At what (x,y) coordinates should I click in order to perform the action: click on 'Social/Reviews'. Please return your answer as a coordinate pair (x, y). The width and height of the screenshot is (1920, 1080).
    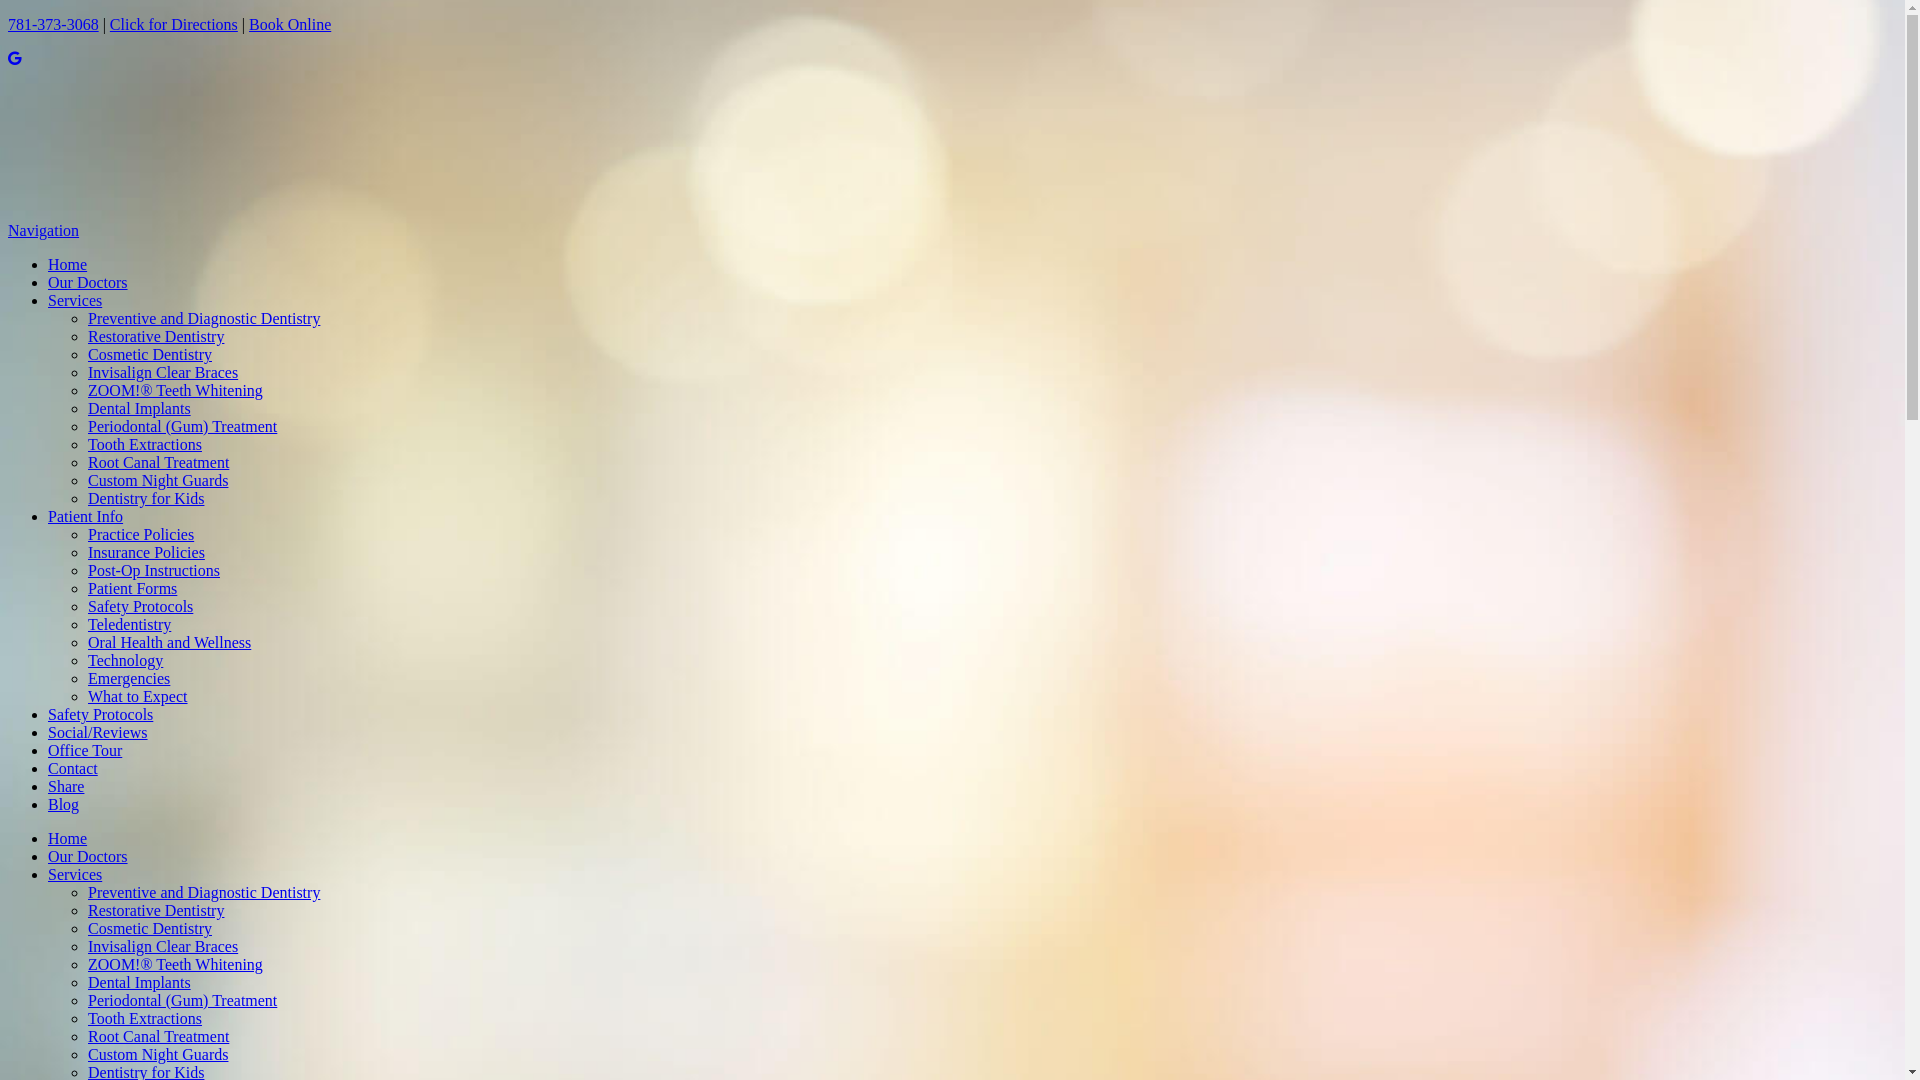
    Looking at the image, I should click on (96, 732).